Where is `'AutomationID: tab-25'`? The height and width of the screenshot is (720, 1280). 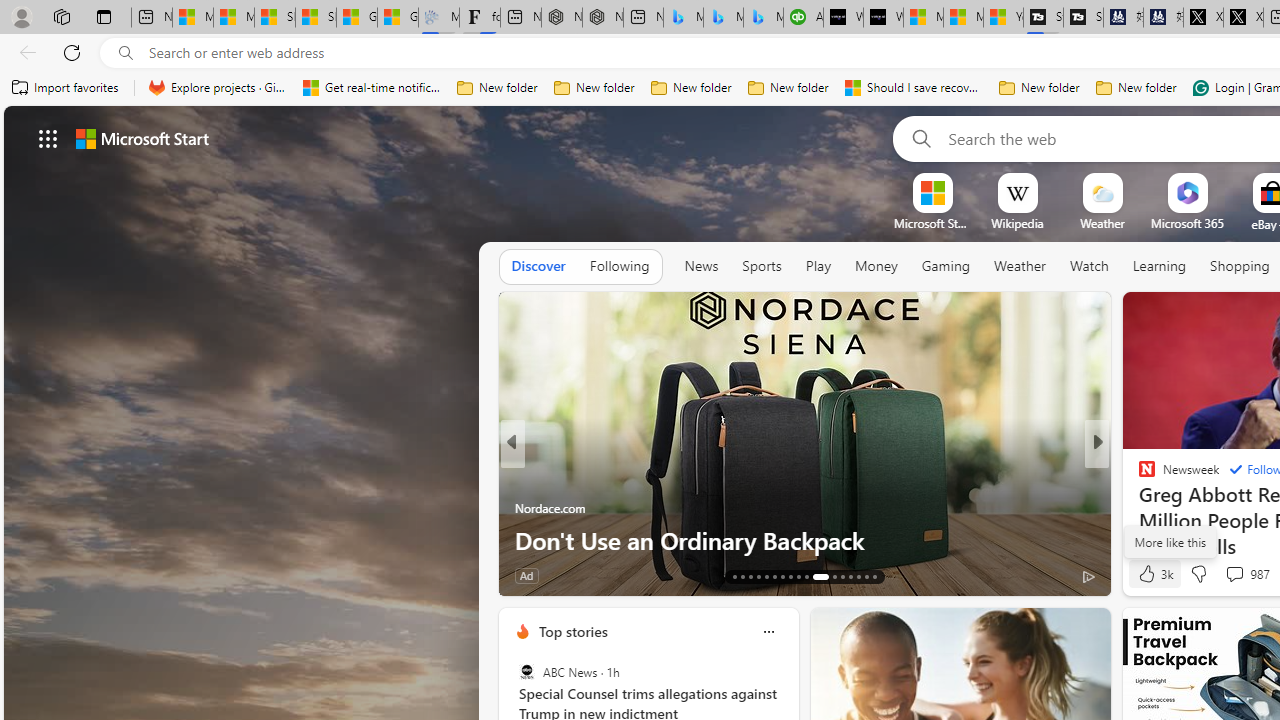
'AutomationID: tab-25' is located at coordinates (842, 577).